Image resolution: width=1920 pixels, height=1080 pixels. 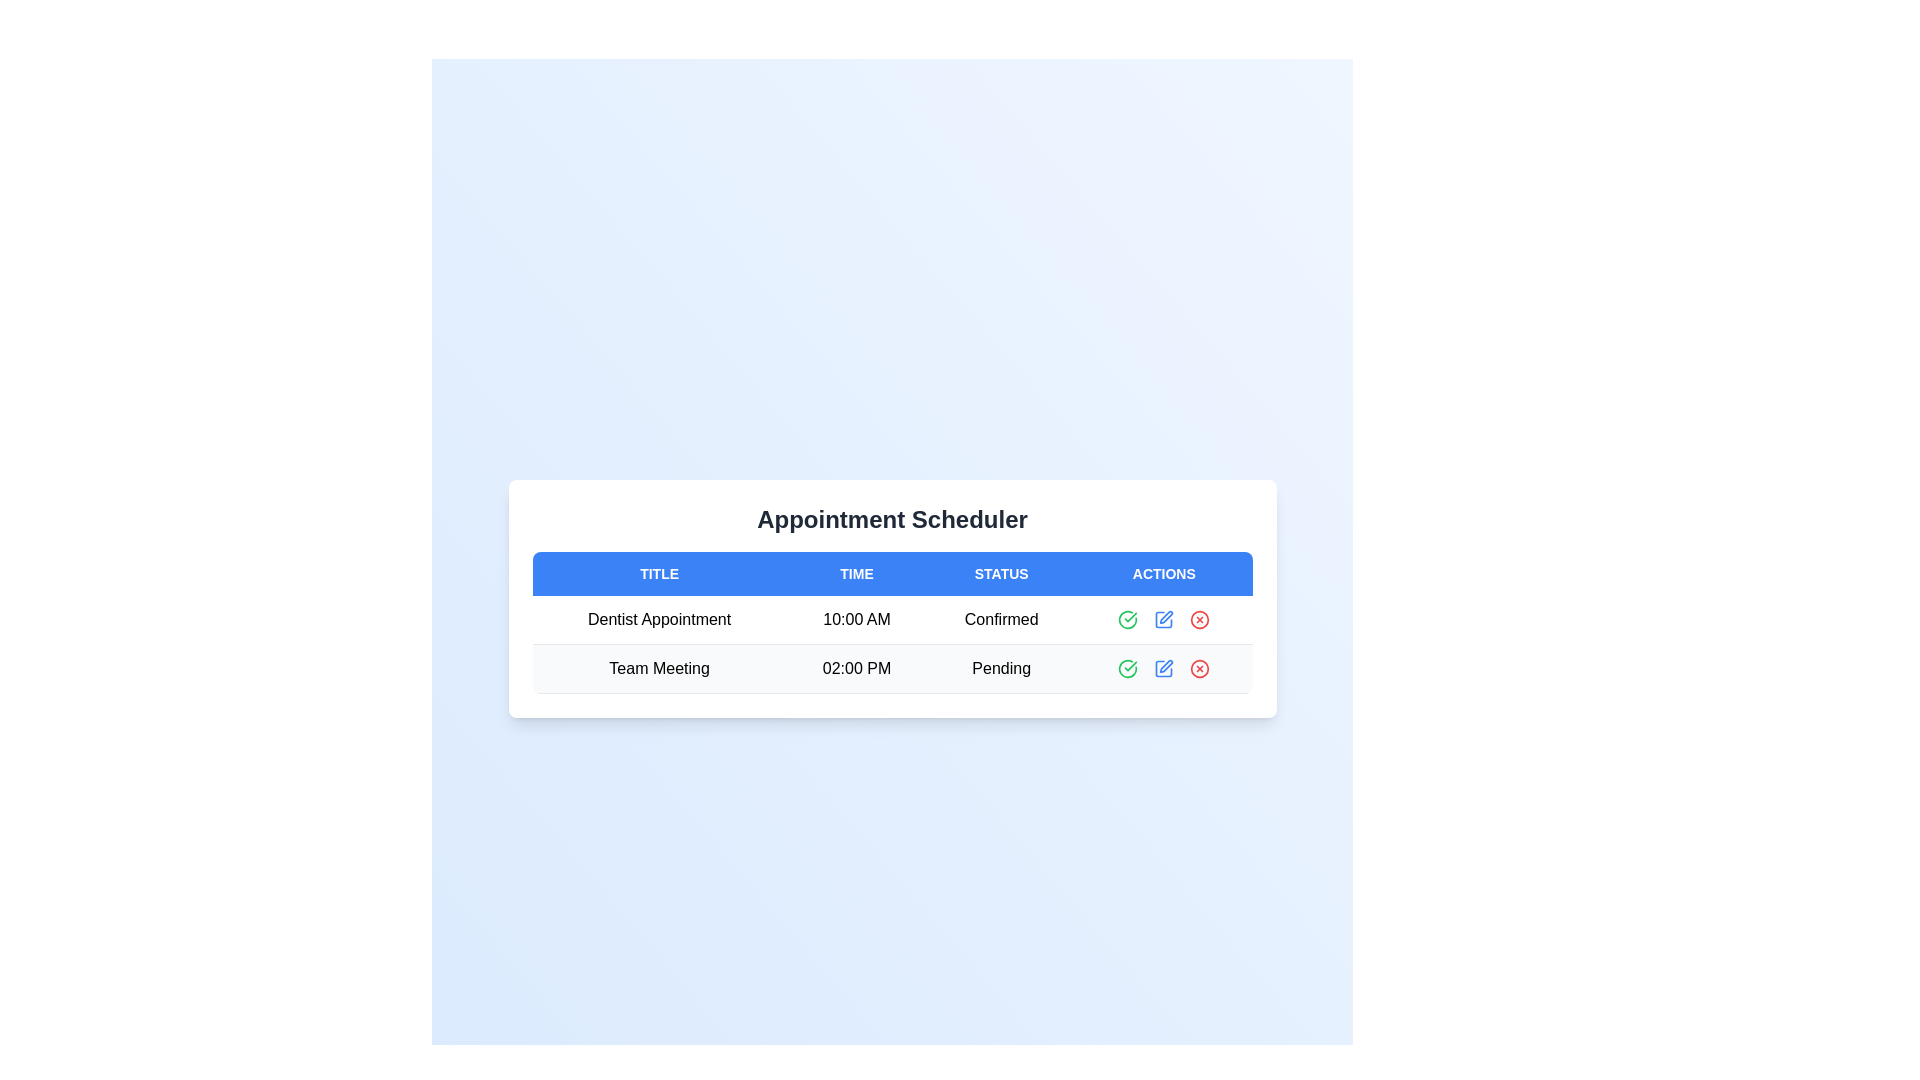 What do you see at coordinates (1200, 619) in the screenshot?
I see `the SVG Circle Icon representing a delete or cancel action located in the 'Actions' column of the first row under 'Appointment Scheduler'` at bounding box center [1200, 619].